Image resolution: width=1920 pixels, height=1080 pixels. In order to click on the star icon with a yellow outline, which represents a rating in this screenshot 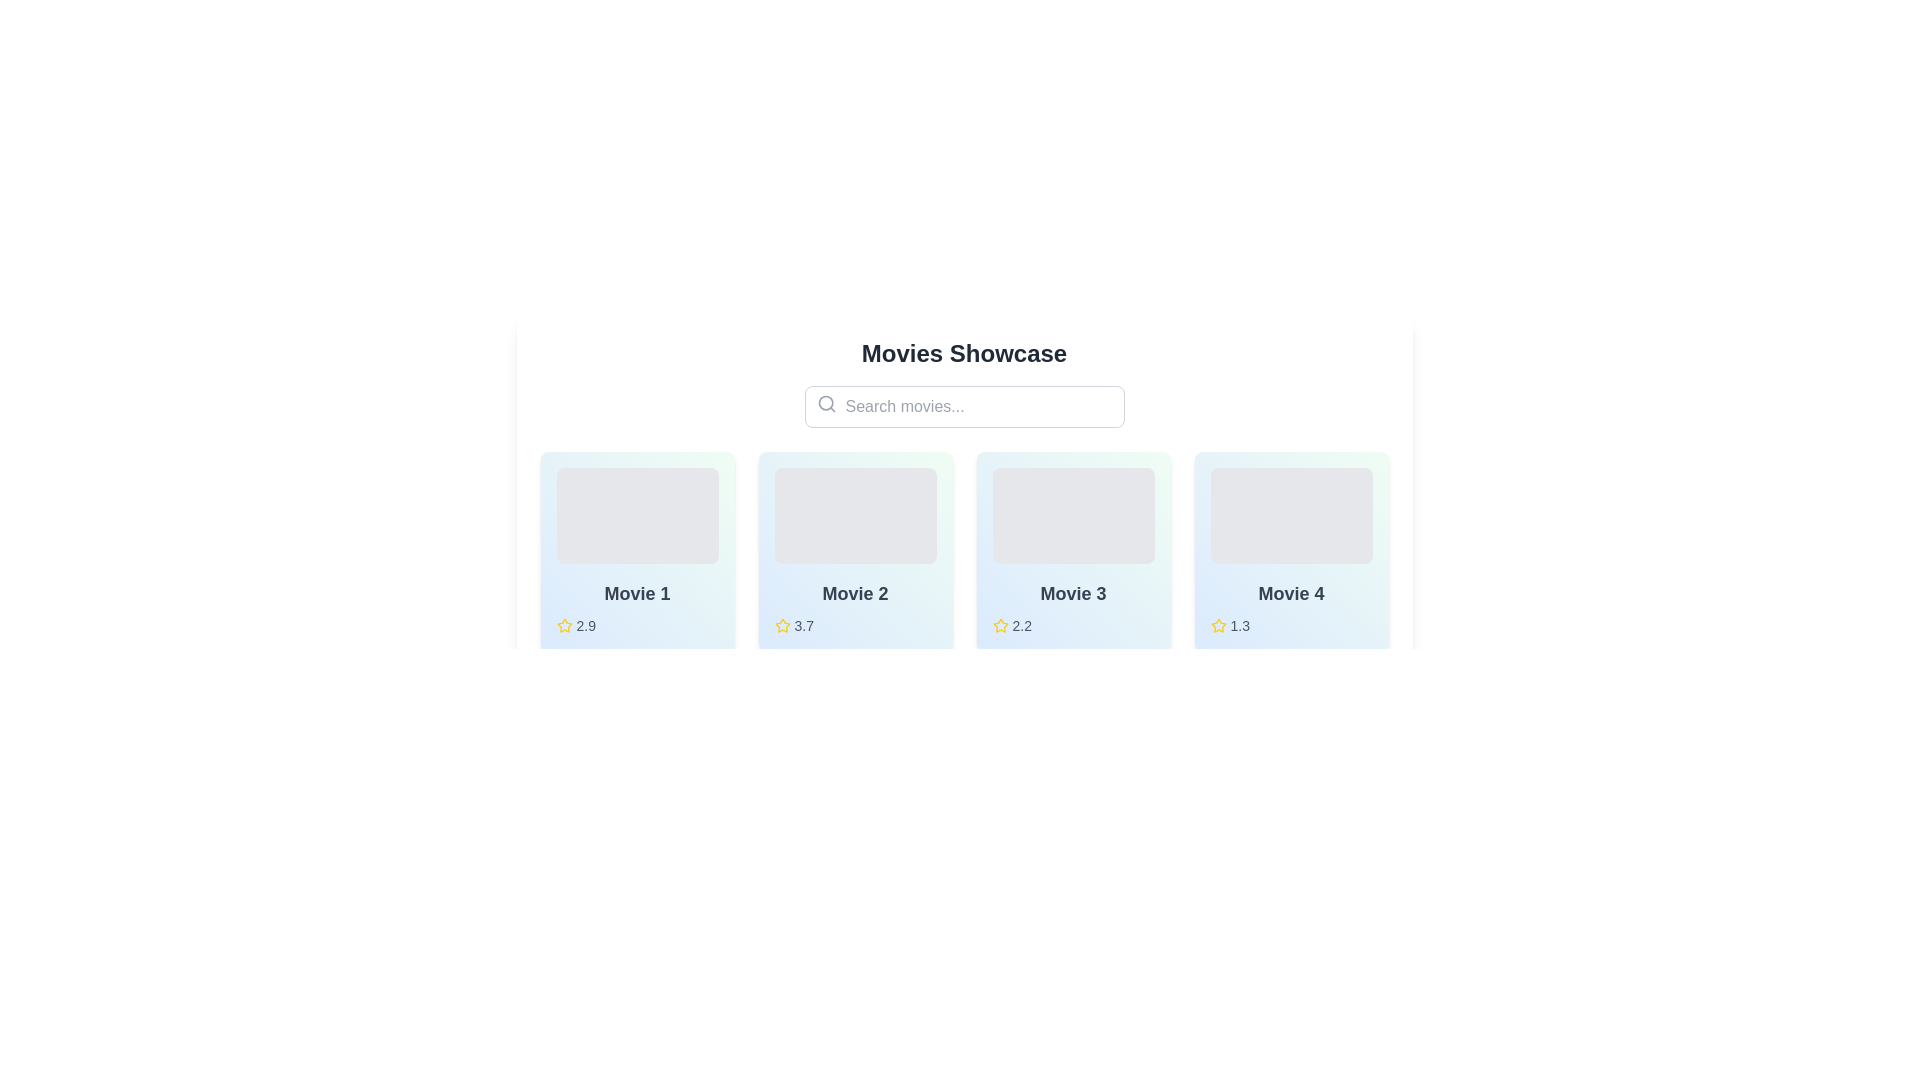, I will do `click(563, 624)`.